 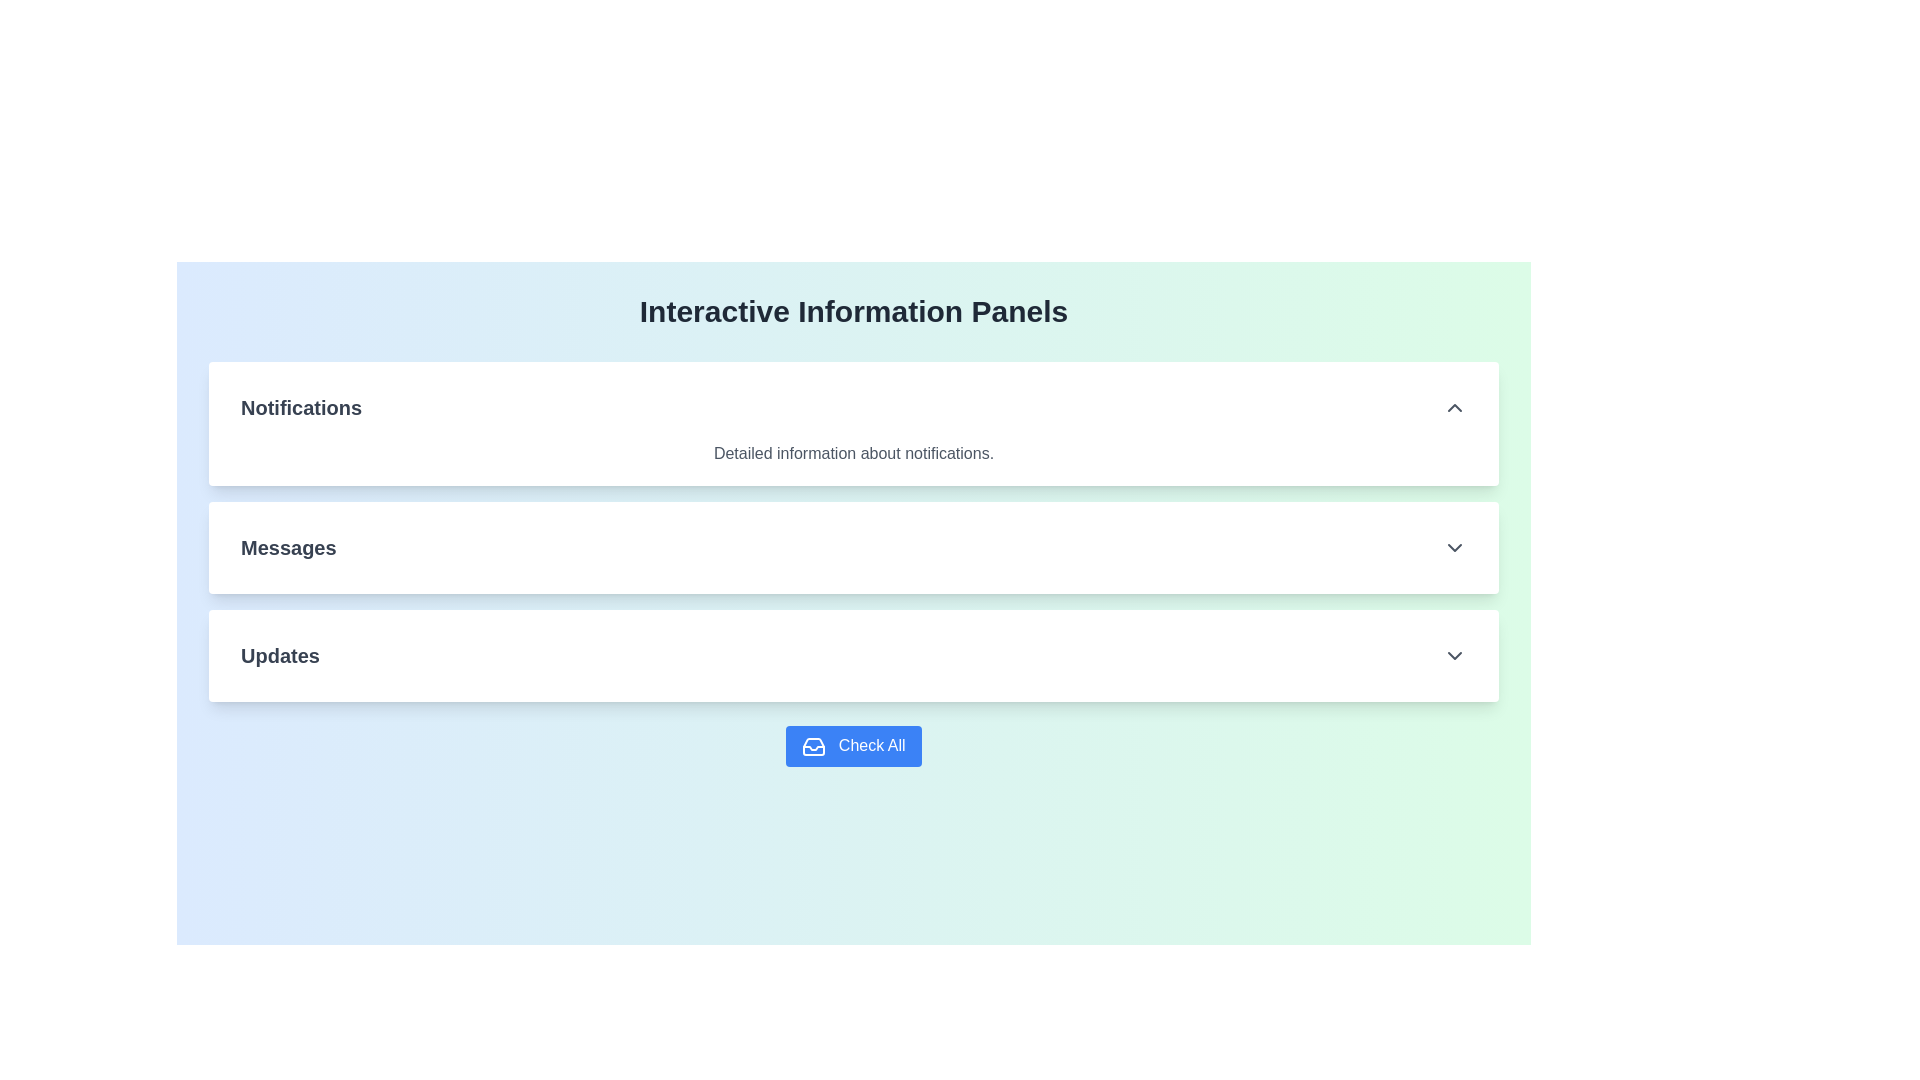 What do you see at coordinates (279, 655) in the screenshot?
I see `the 'Updates' text label, which serves as a heading for the updates section of the application` at bounding box center [279, 655].